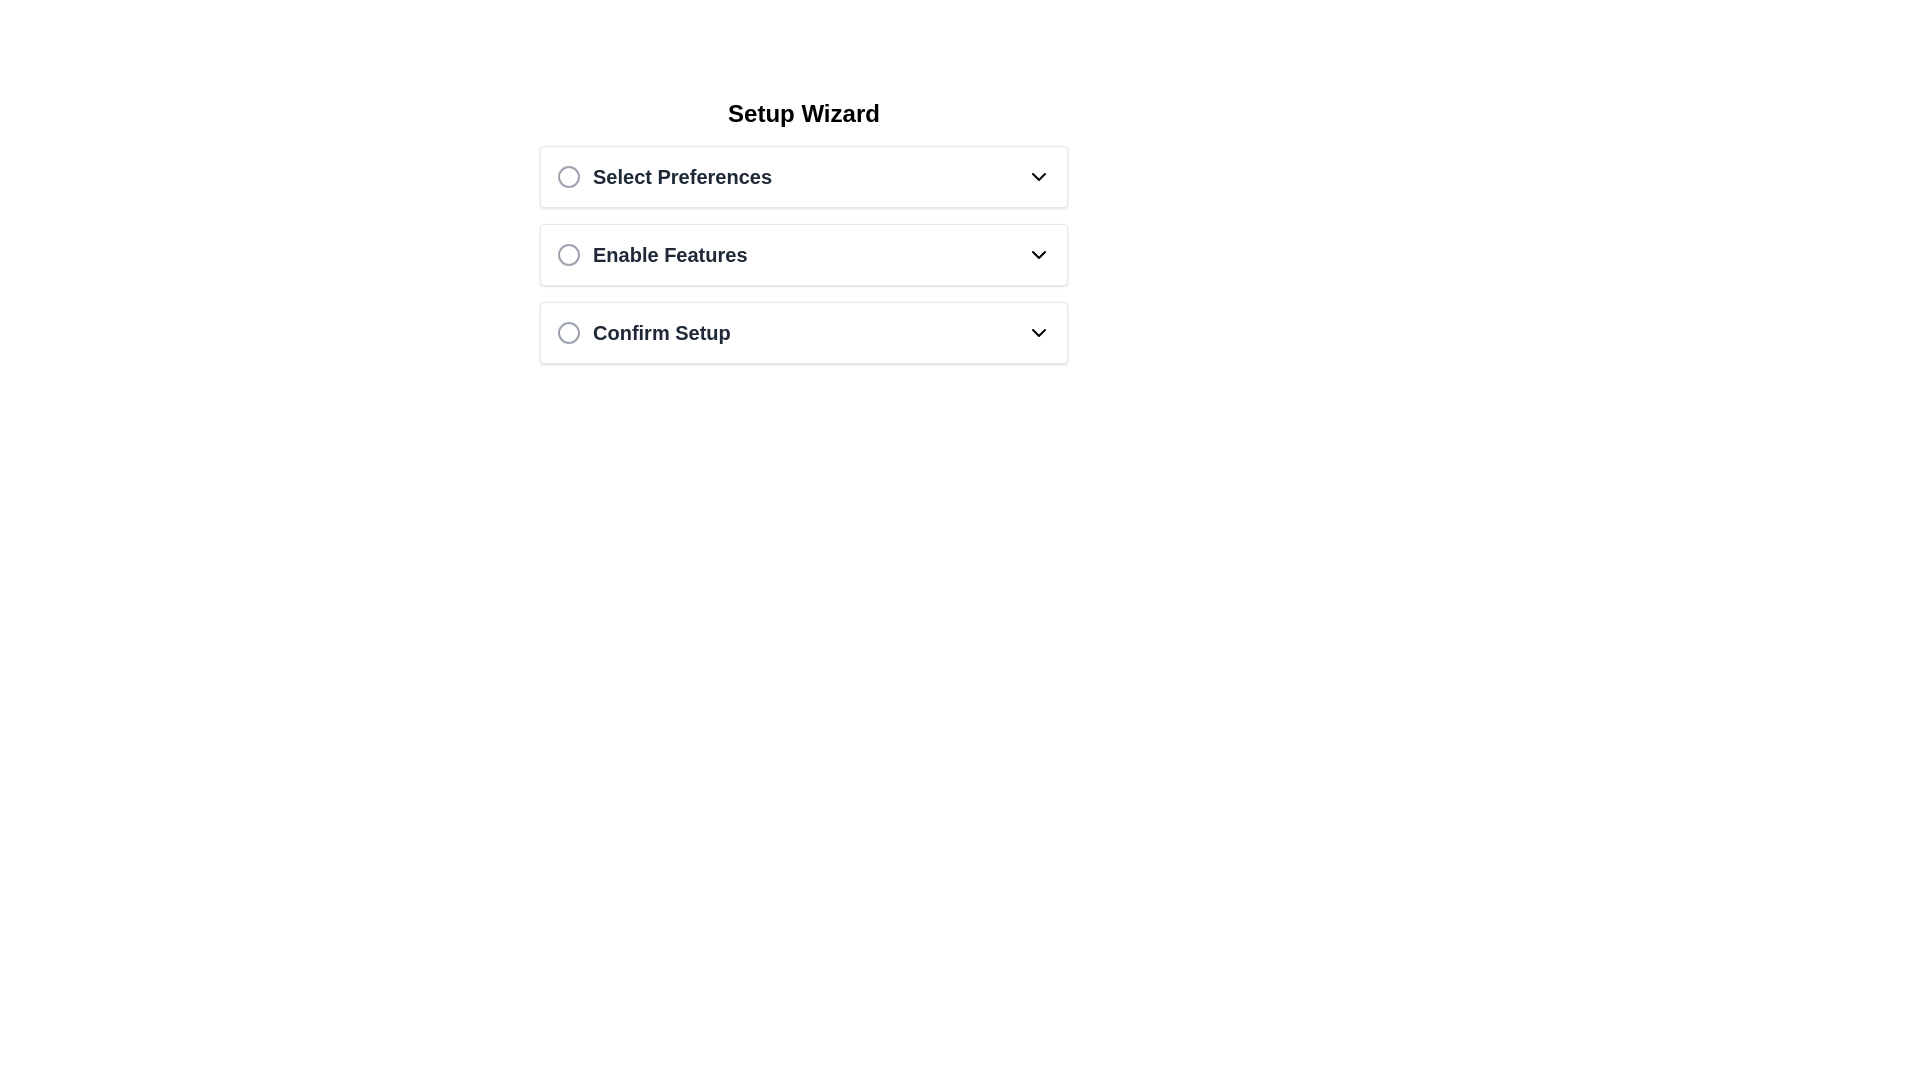 The width and height of the screenshot is (1920, 1080). I want to click on the Dropdown trigger located at the upper region of the interface, the first item in a vertically stacked list of options, so click(804, 176).